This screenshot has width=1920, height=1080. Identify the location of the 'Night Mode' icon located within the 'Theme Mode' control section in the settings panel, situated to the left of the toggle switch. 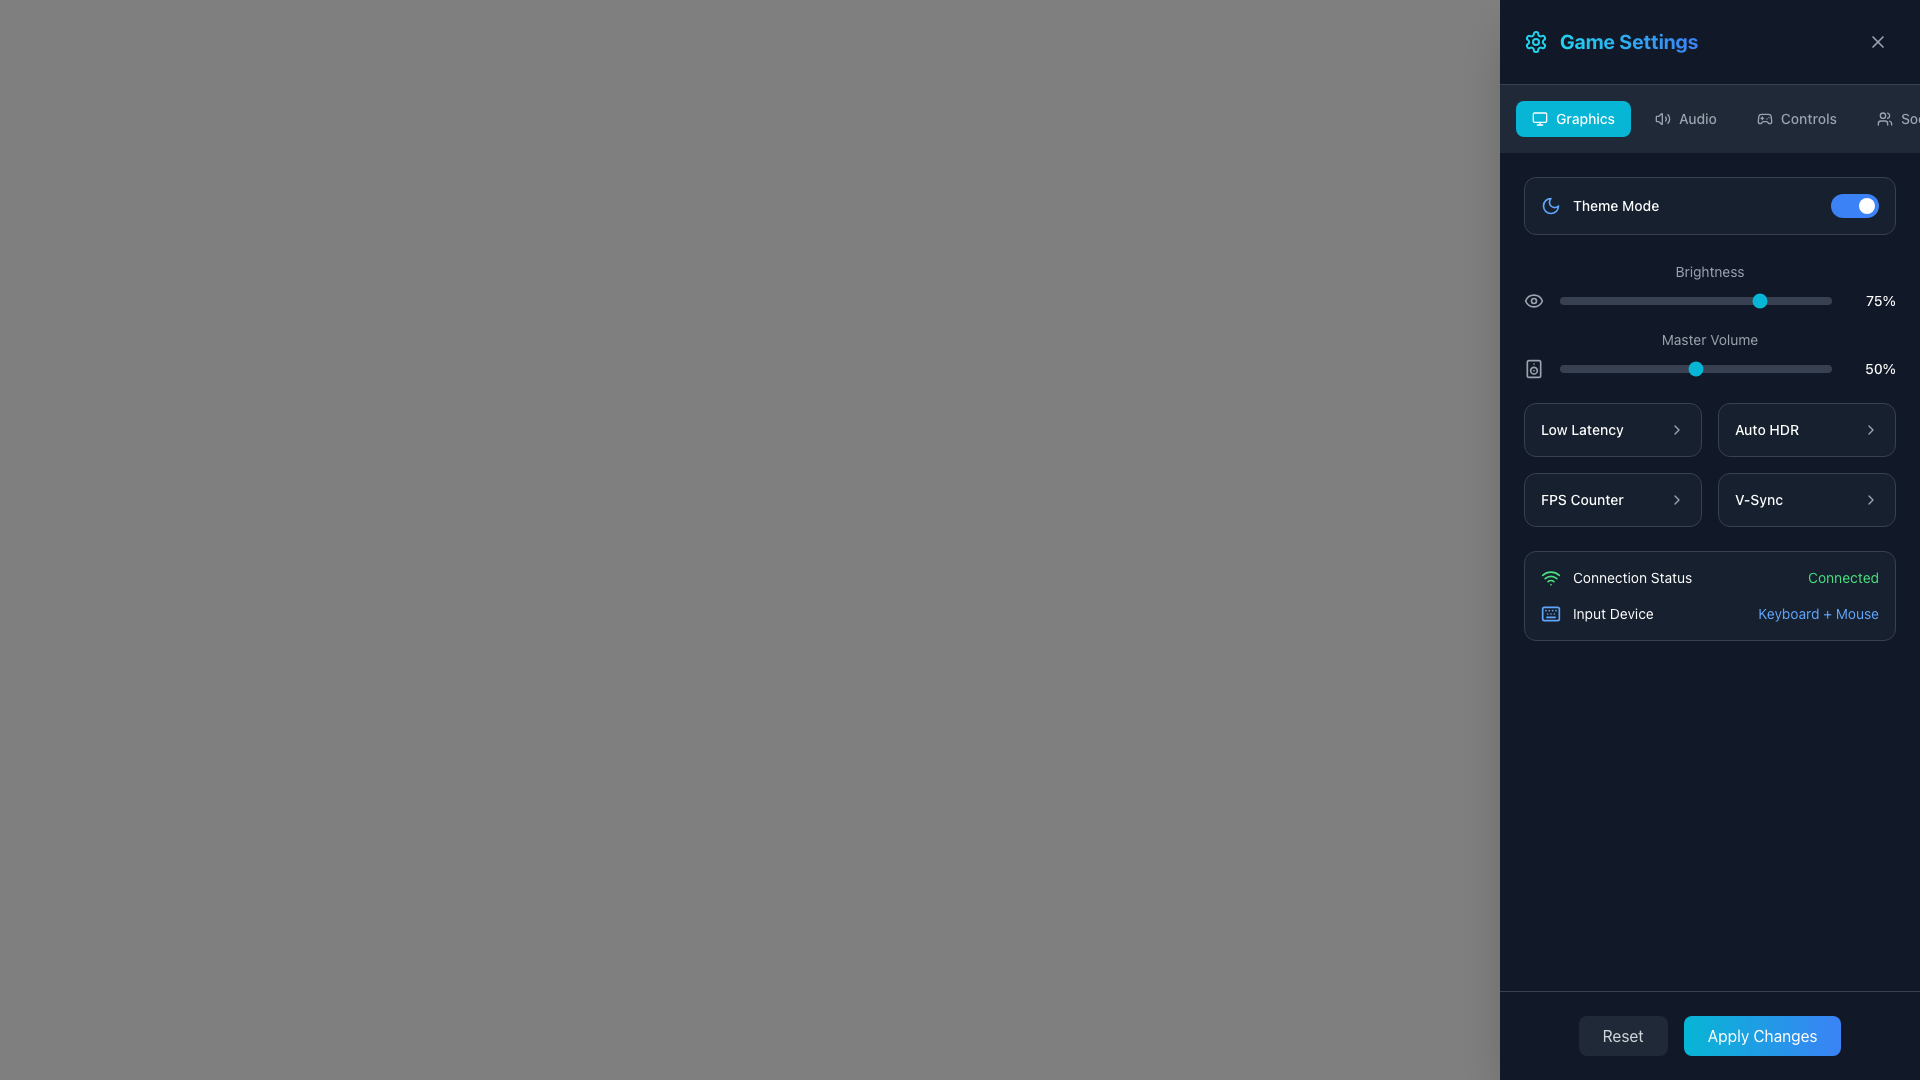
(1549, 205).